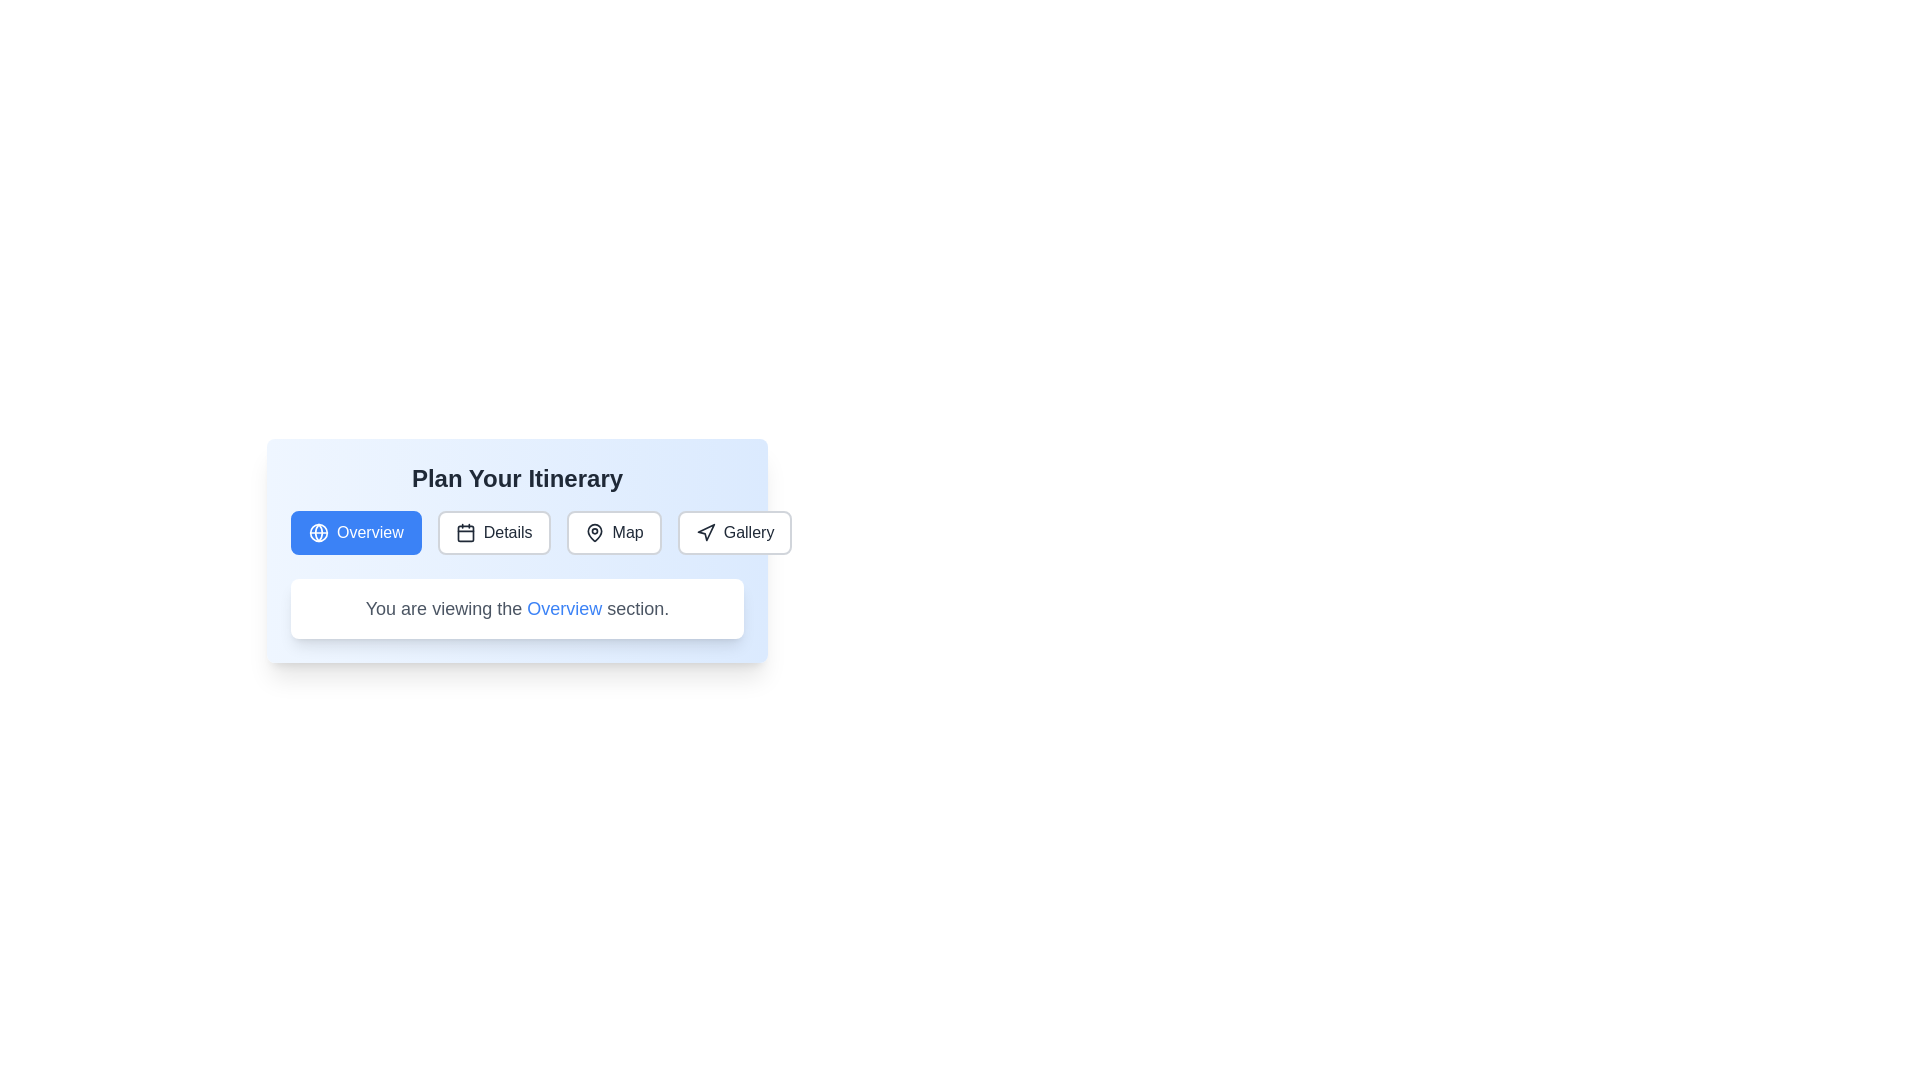 Image resolution: width=1920 pixels, height=1080 pixels. What do you see at coordinates (705, 531) in the screenshot?
I see `the navigation icon embedded within the 'Gallery' button, which is the last button in a horizontal group of four buttons located below the 'Plan Your Itinerary' header` at bounding box center [705, 531].